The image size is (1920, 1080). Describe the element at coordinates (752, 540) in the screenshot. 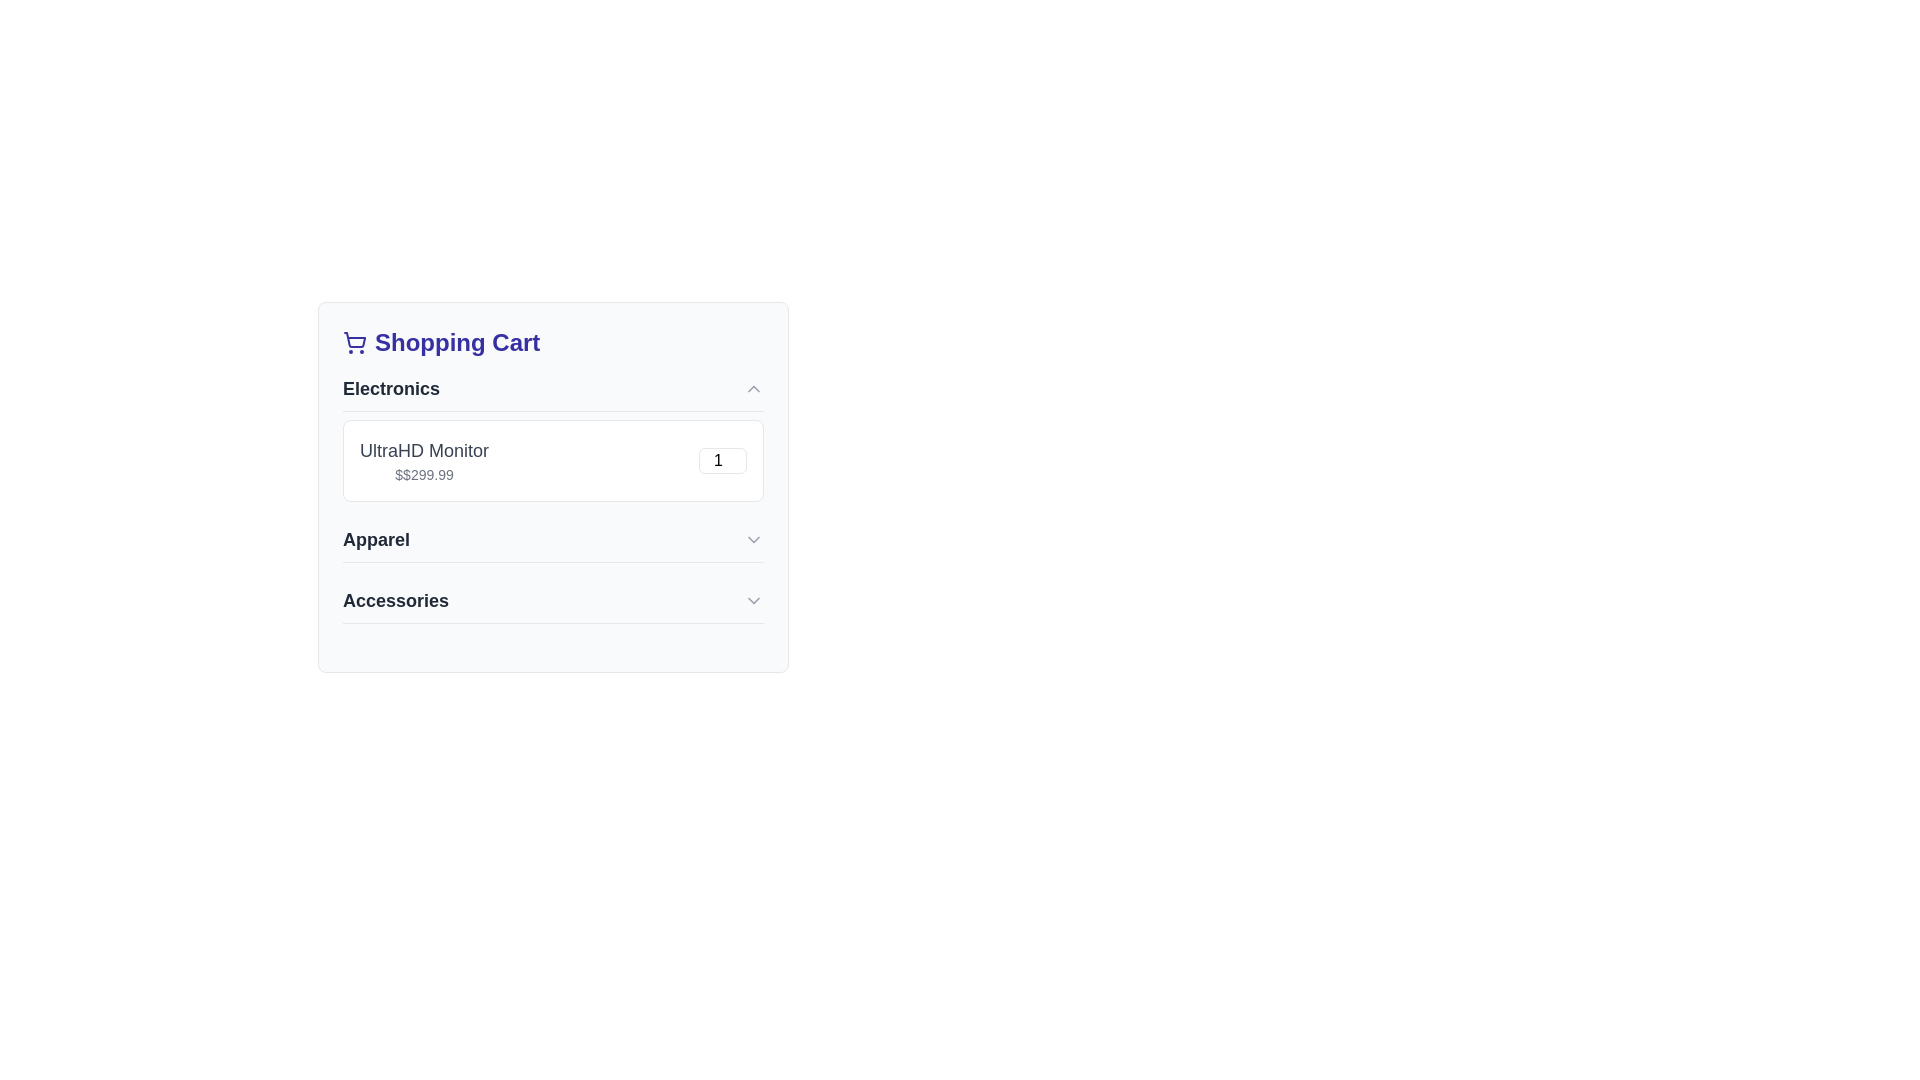

I see `the Chevron dropdown toggle icon located to the far right of the 'Apparel' row` at that location.